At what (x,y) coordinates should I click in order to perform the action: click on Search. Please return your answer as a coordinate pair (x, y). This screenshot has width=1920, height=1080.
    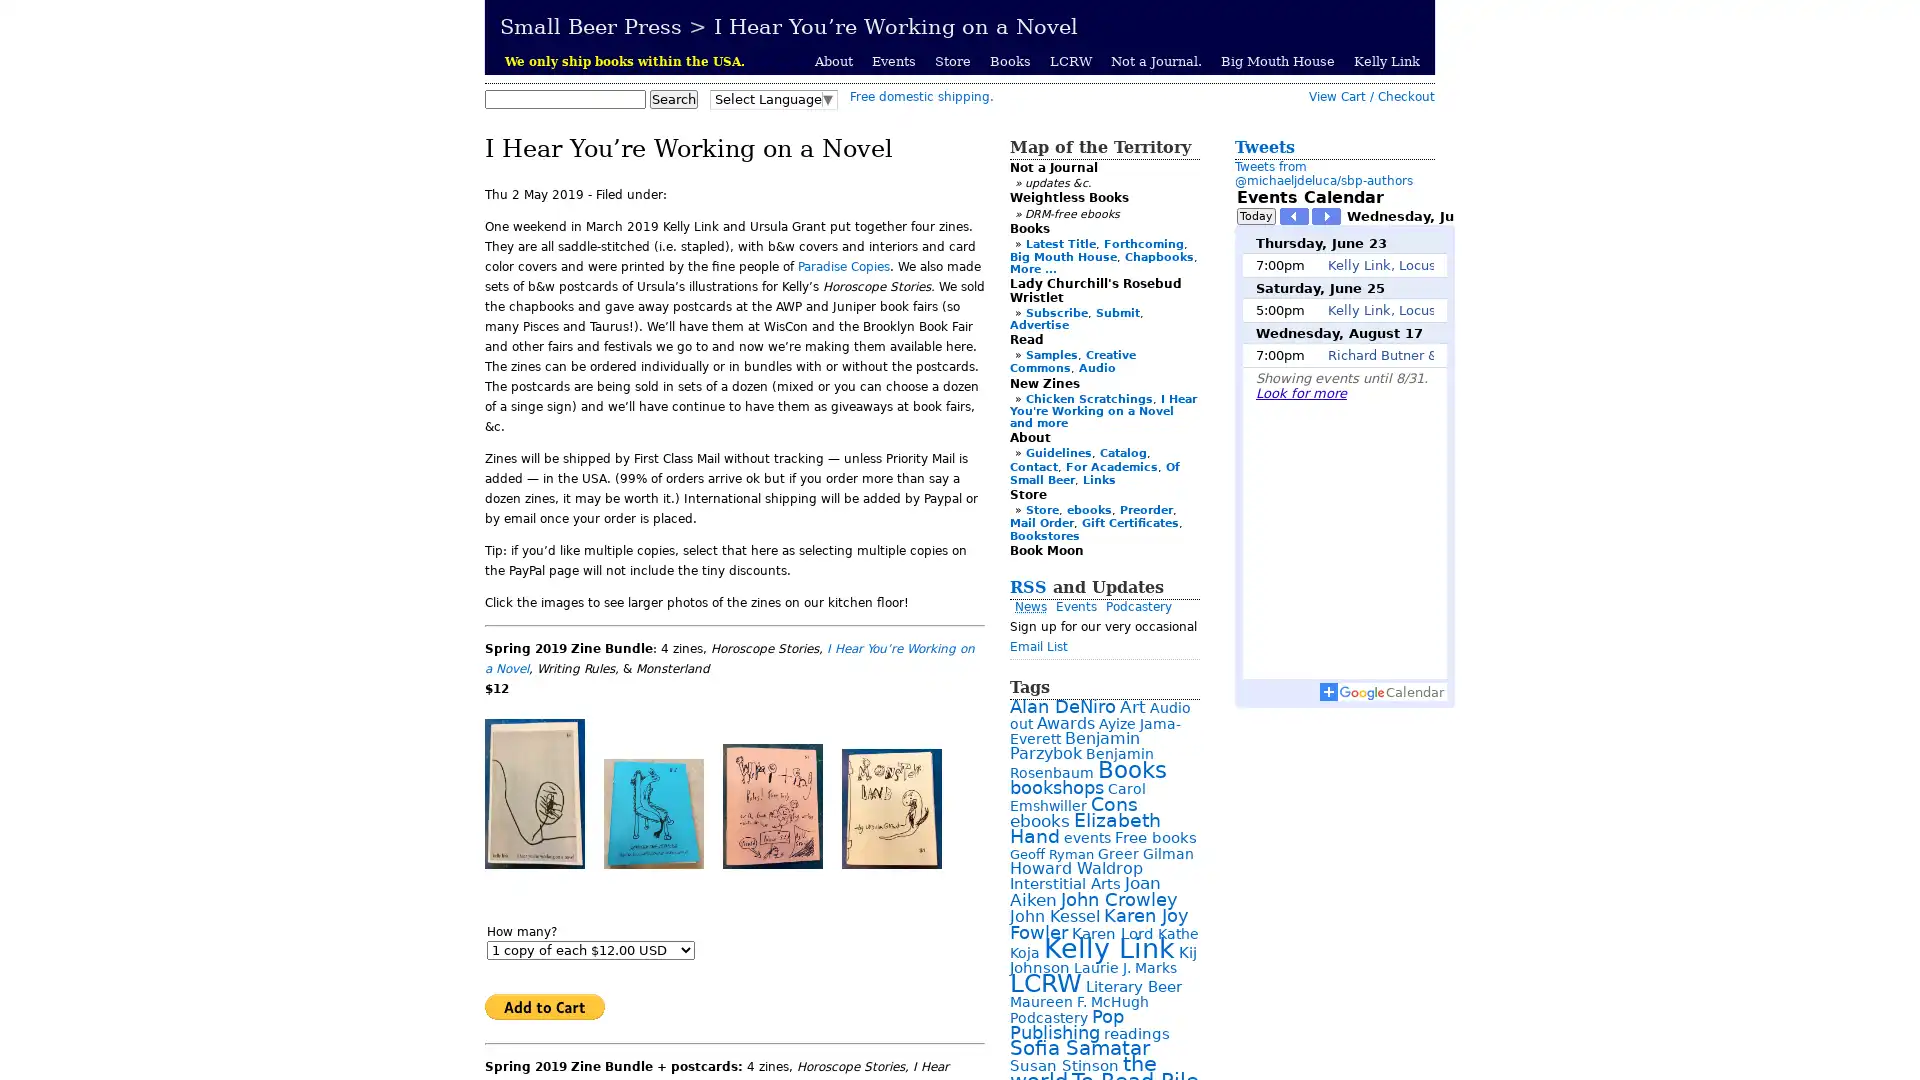
    Looking at the image, I should click on (673, 99).